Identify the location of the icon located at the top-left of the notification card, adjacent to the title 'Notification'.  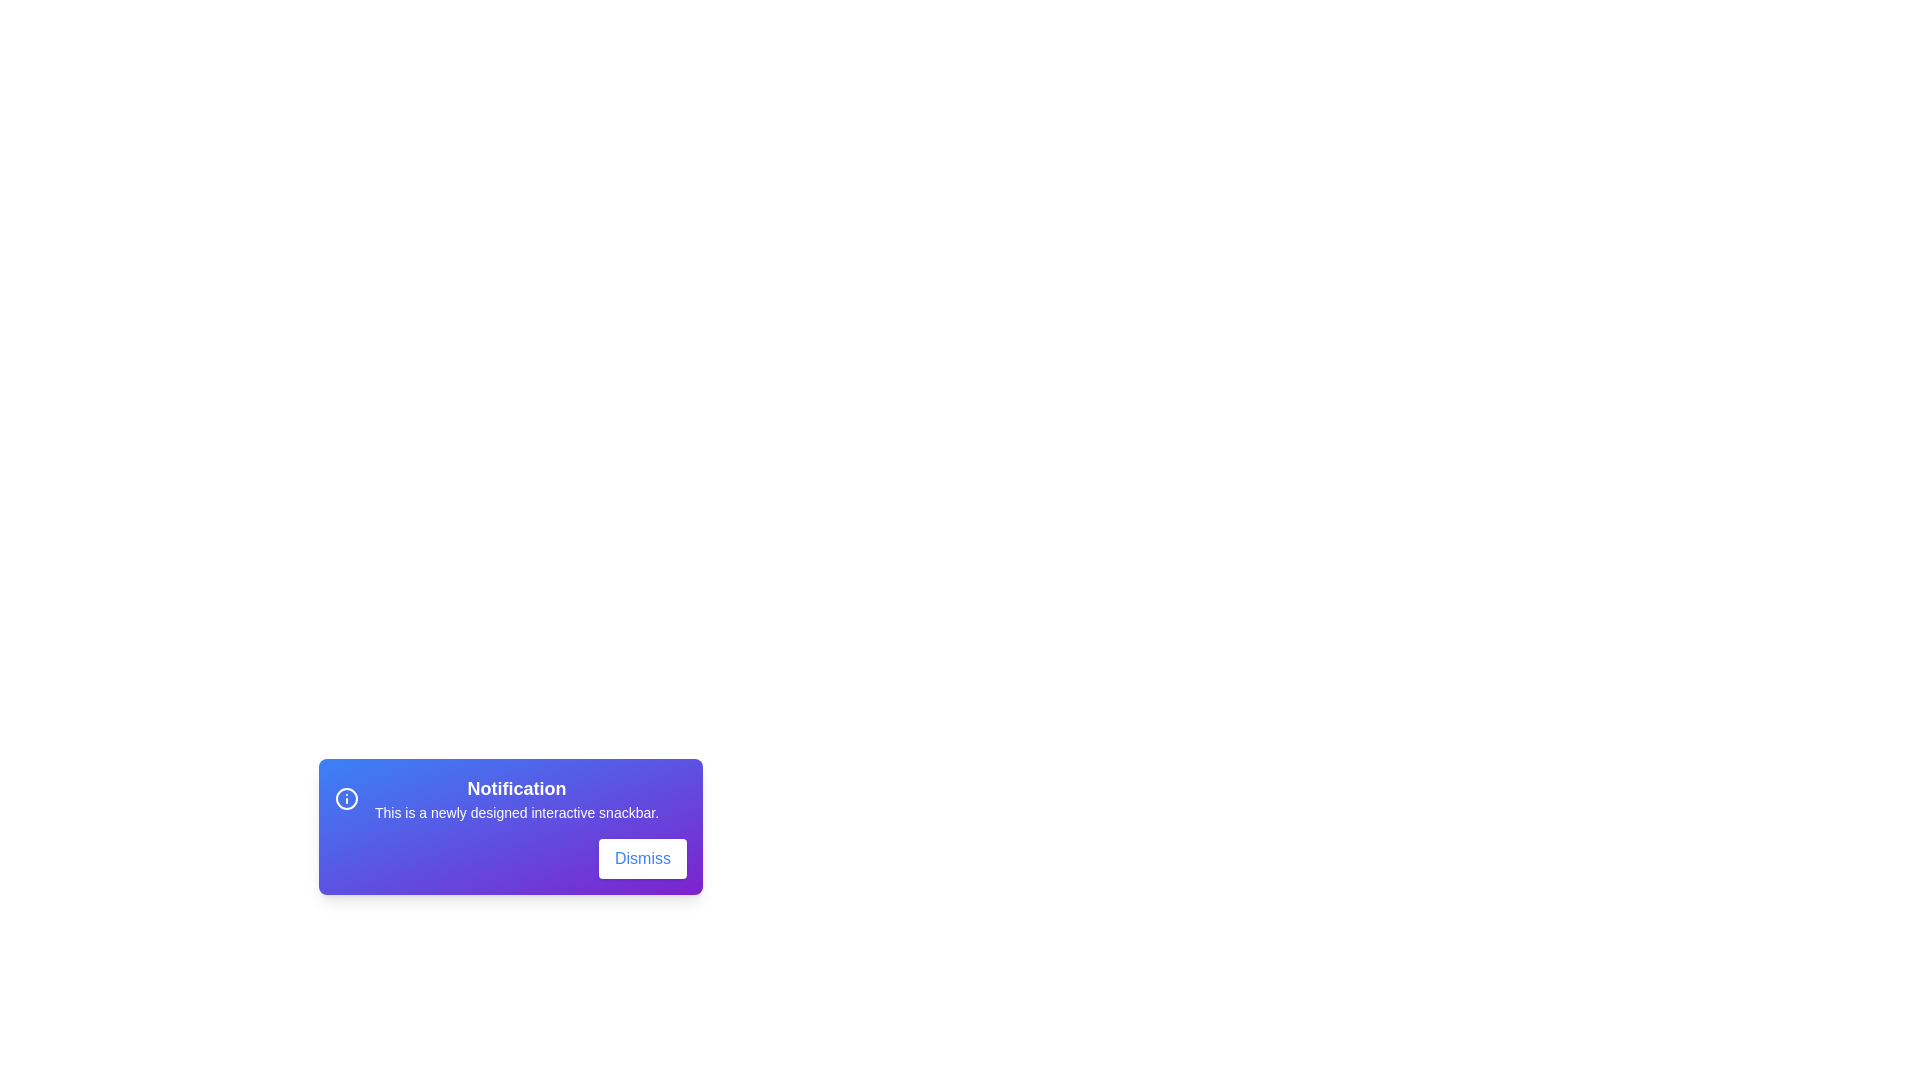
(346, 797).